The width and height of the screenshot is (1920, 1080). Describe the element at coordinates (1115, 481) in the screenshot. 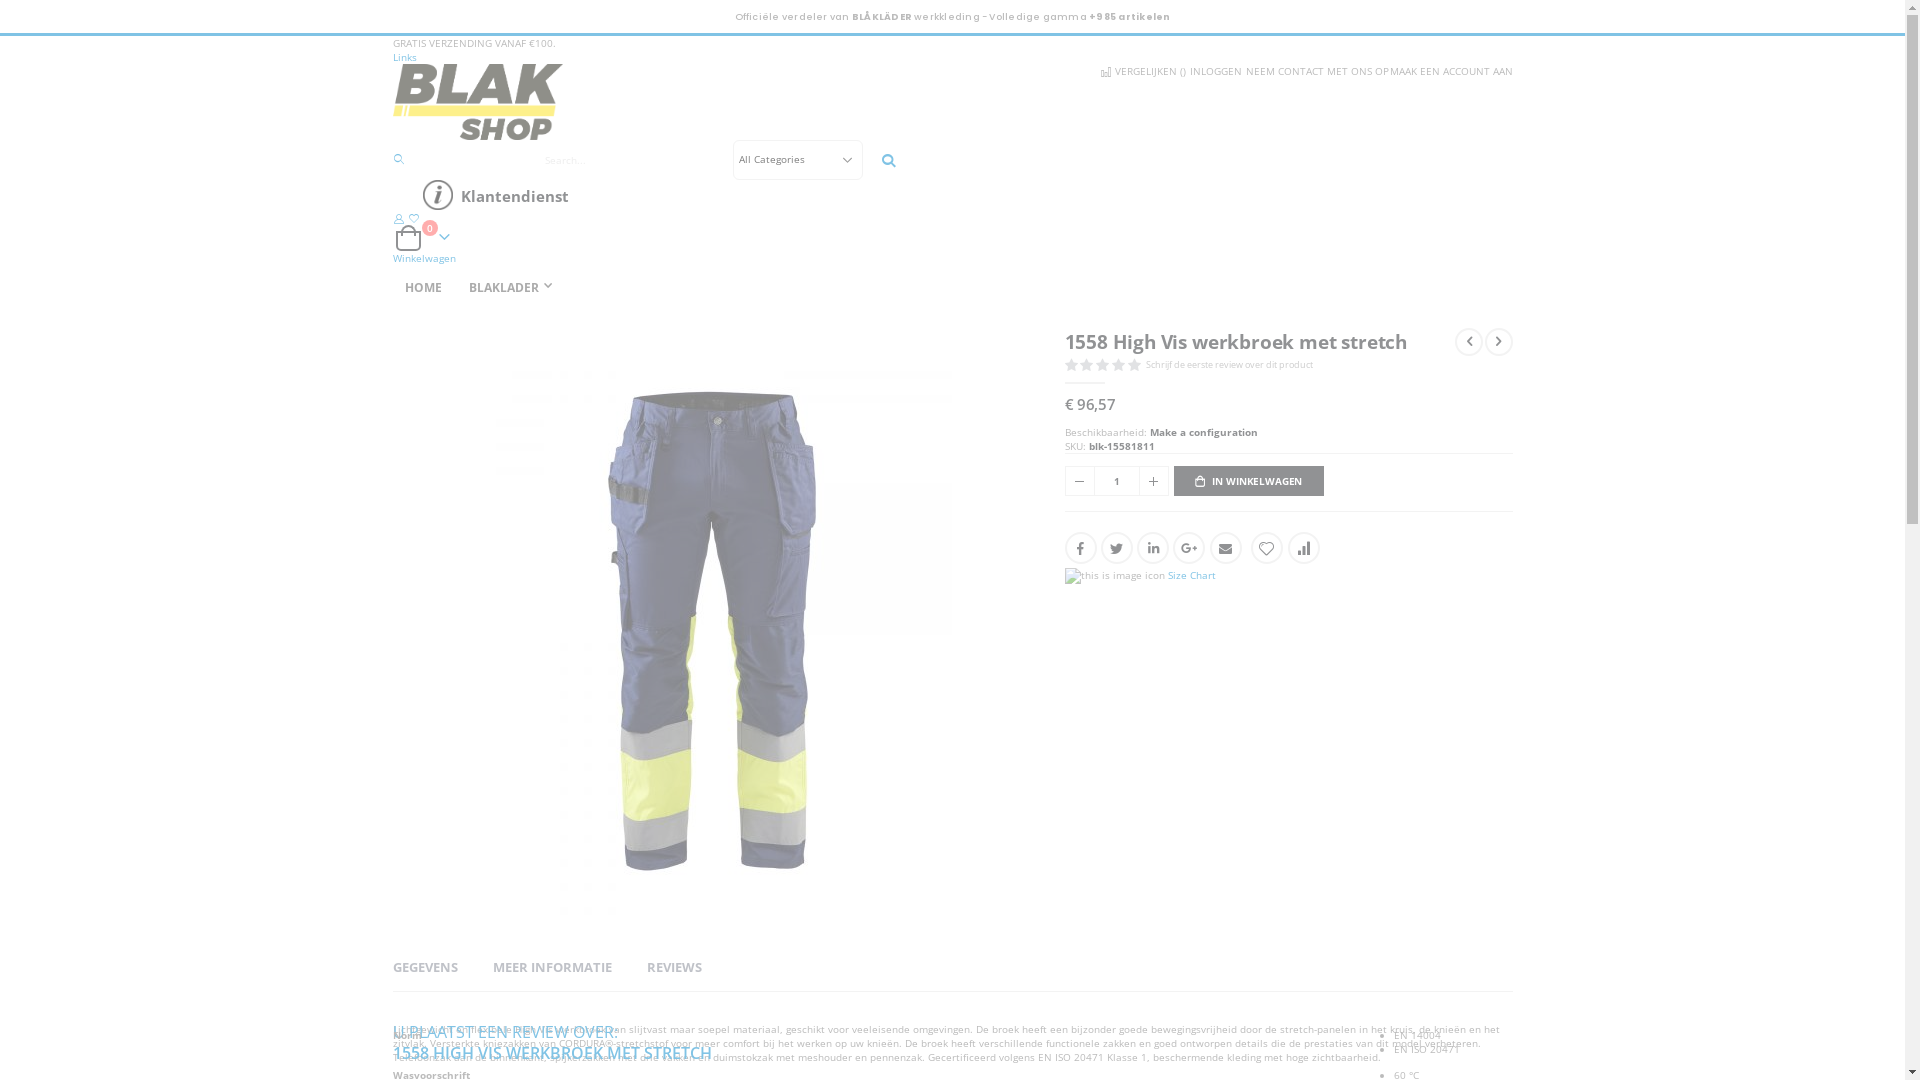

I see `'Aantal'` at that location.